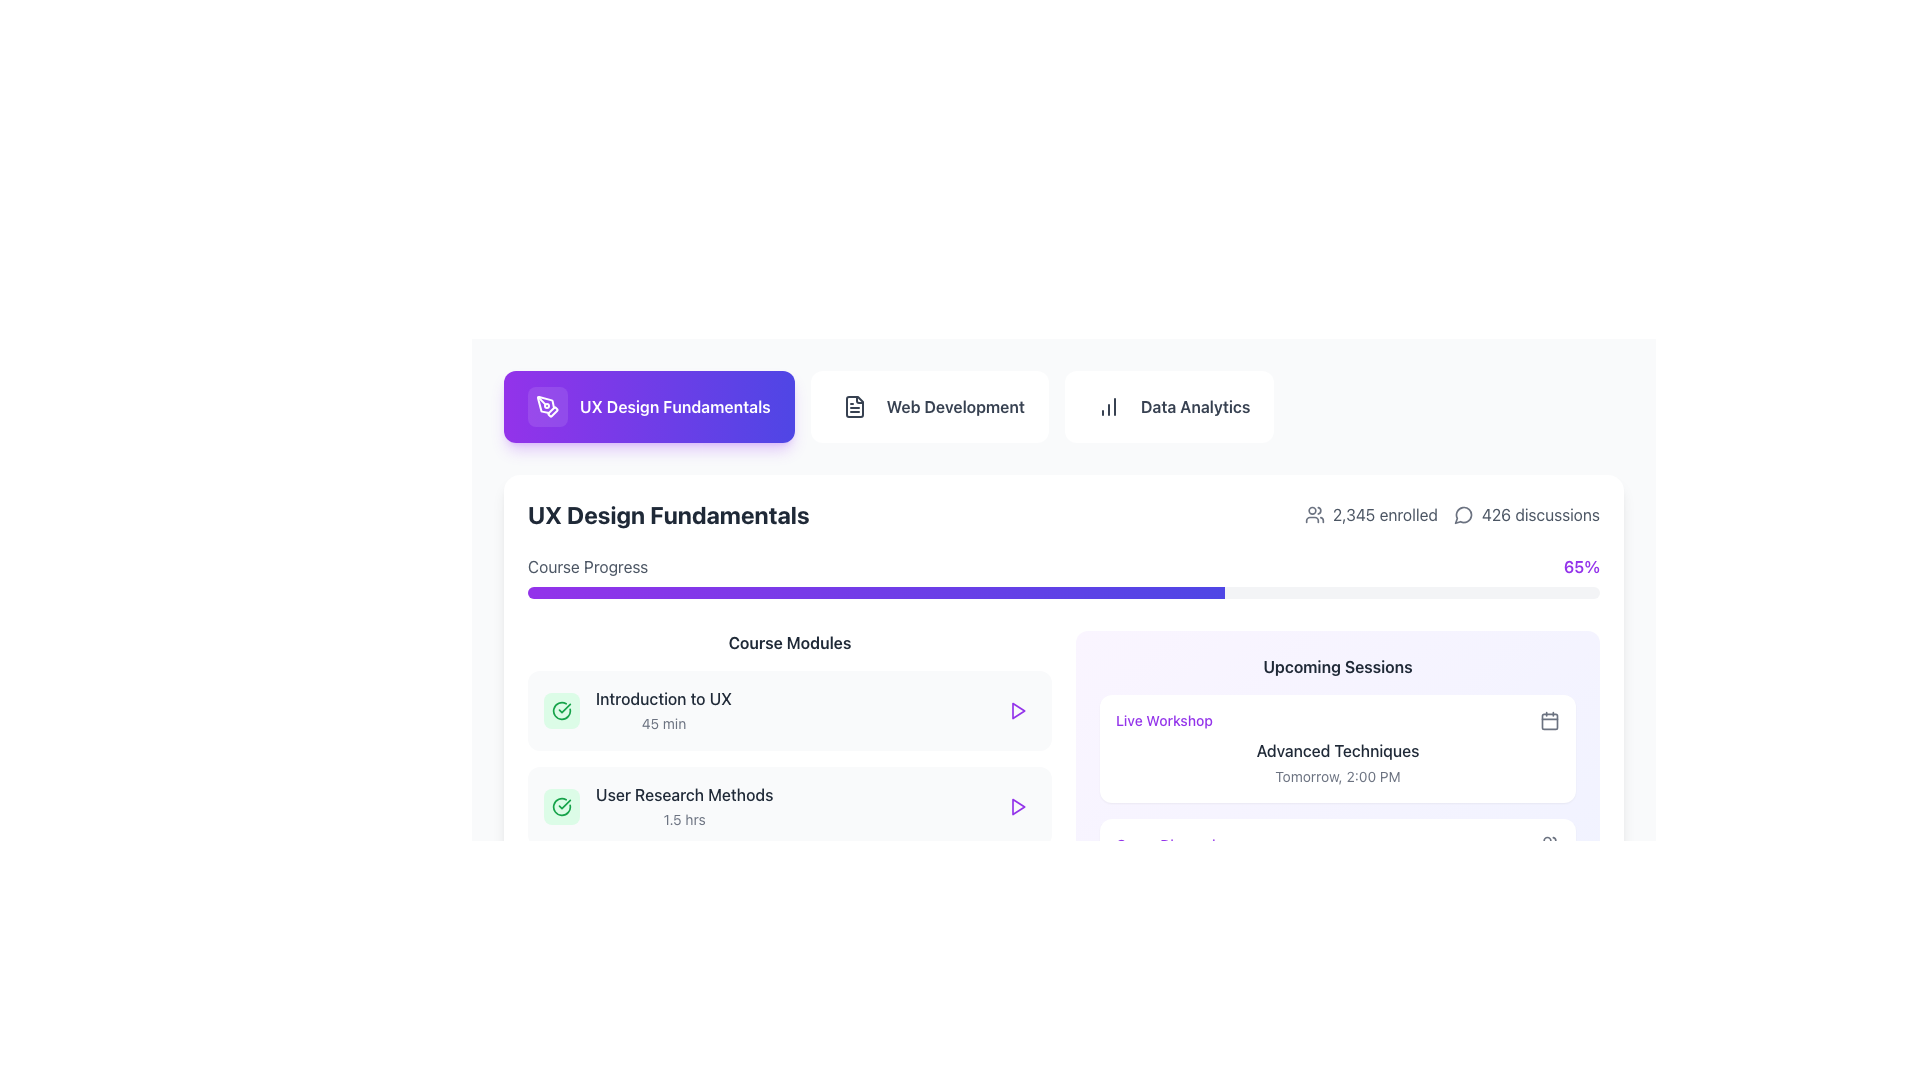 This screenshot has width=1920, height=1080. I want to click on the progress level of the progress bar located beneath the 'Course Progress' heading, which visually represents the activity's completion percentage, so click(876, 592).